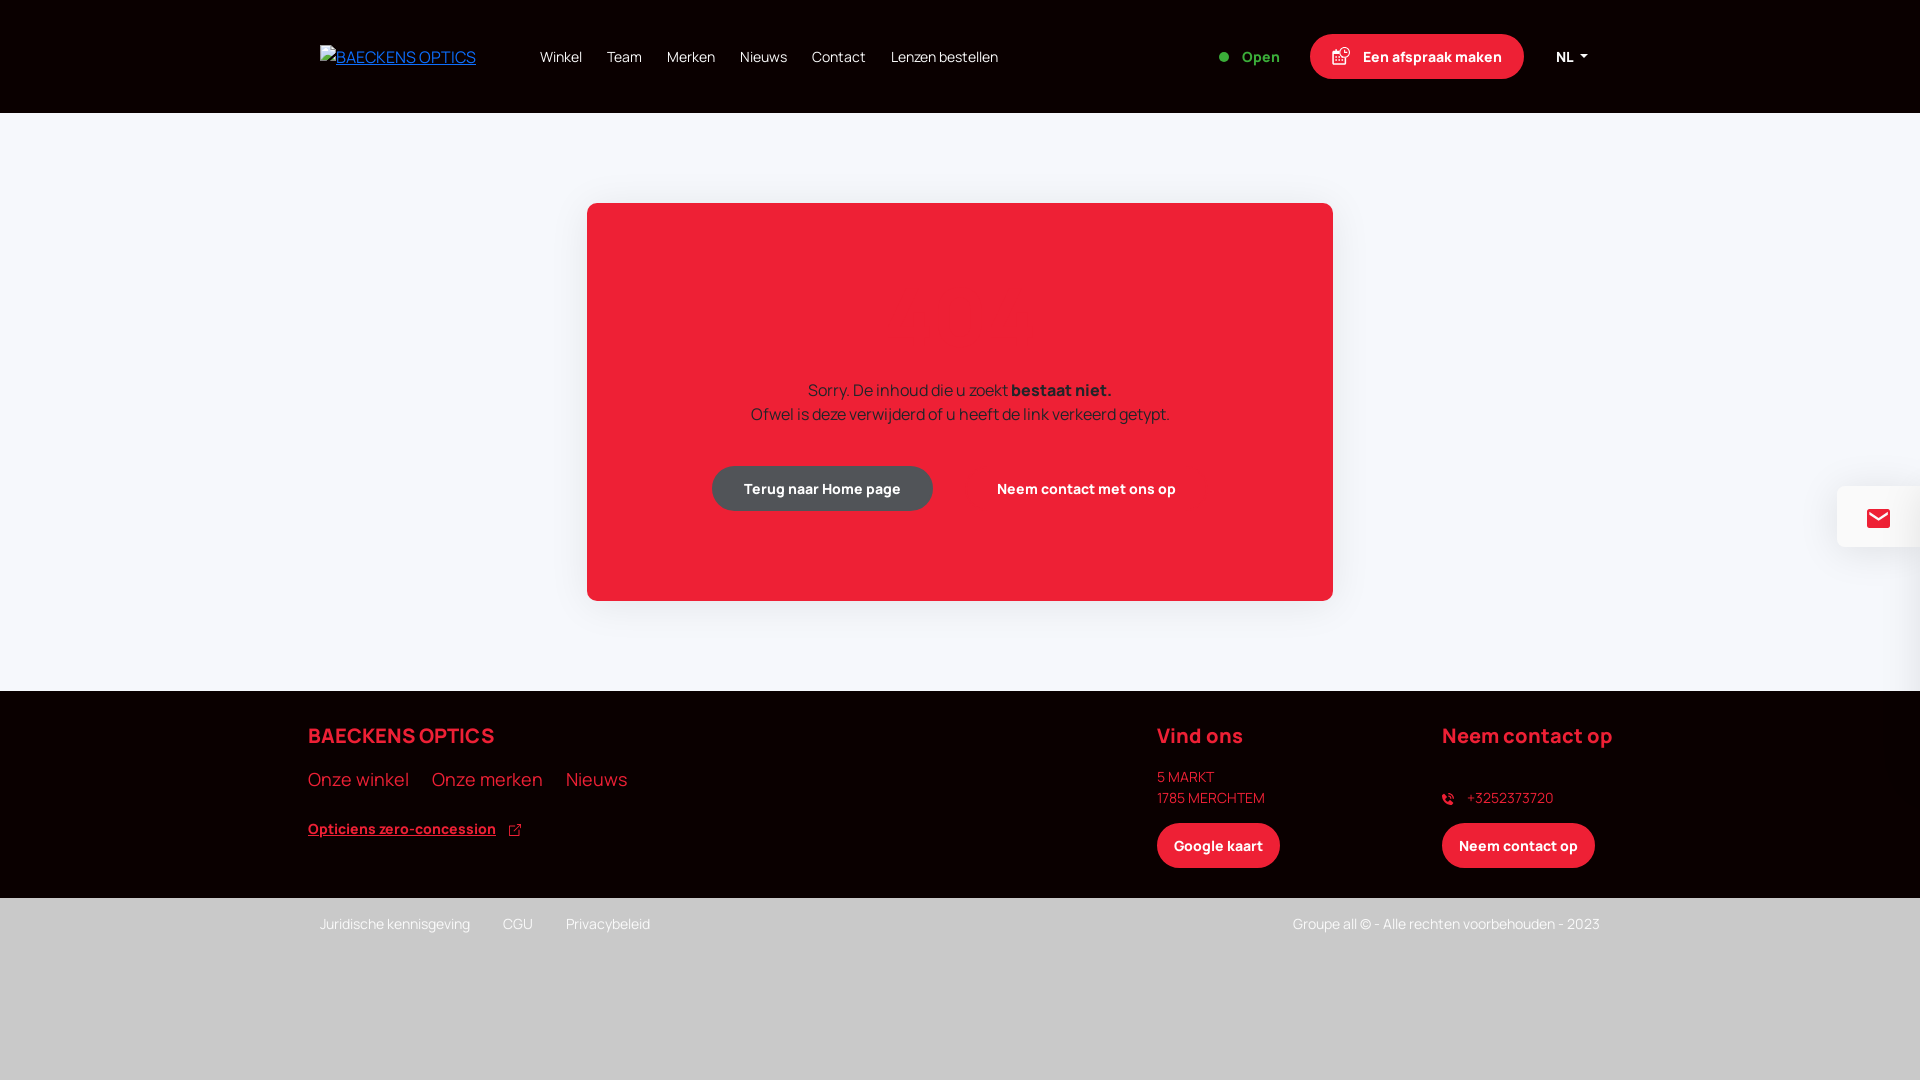  I want to click on 'Privacybeleid', so click(565, 923).